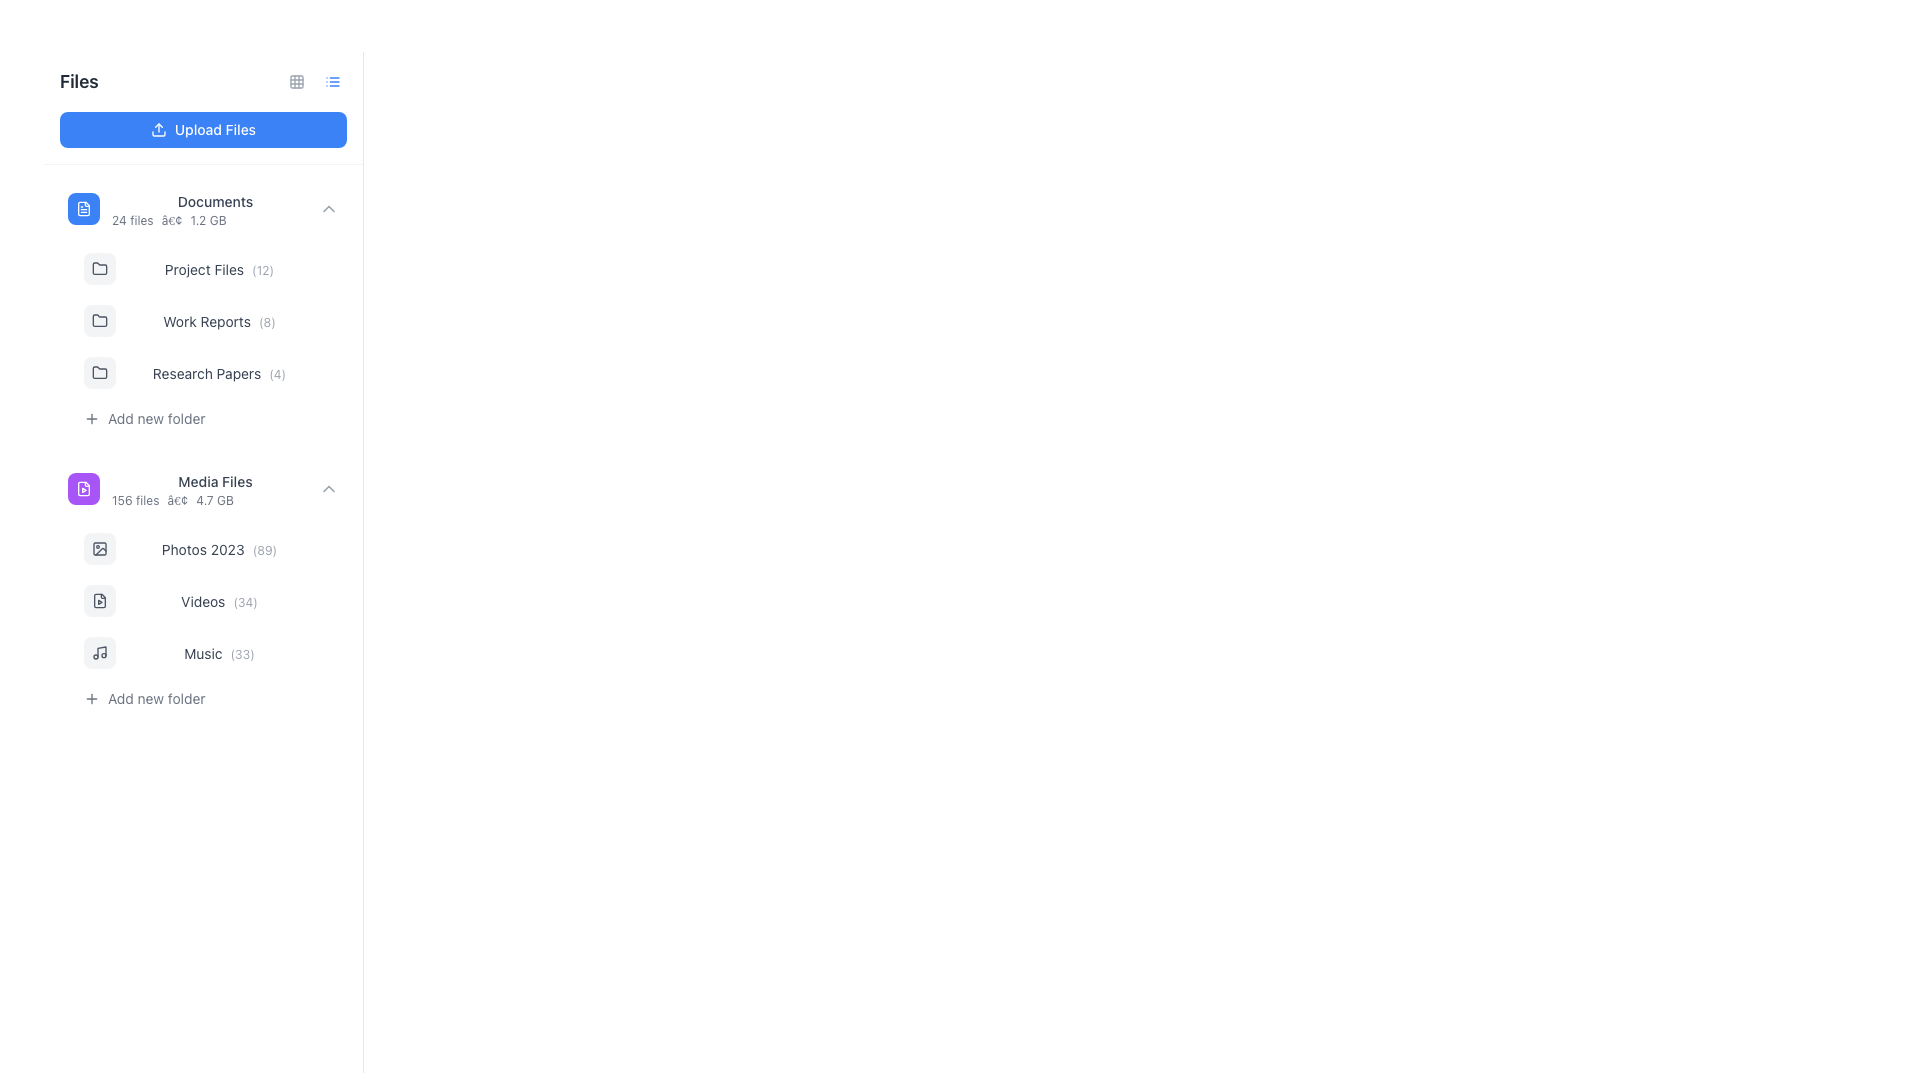  What do you see at coordinates (99, 600) in the screenshot?
I see `the 'Videos' folder icon located in the left navigation menu, under the 'Media Files' group` at bounding box center [99, 600].